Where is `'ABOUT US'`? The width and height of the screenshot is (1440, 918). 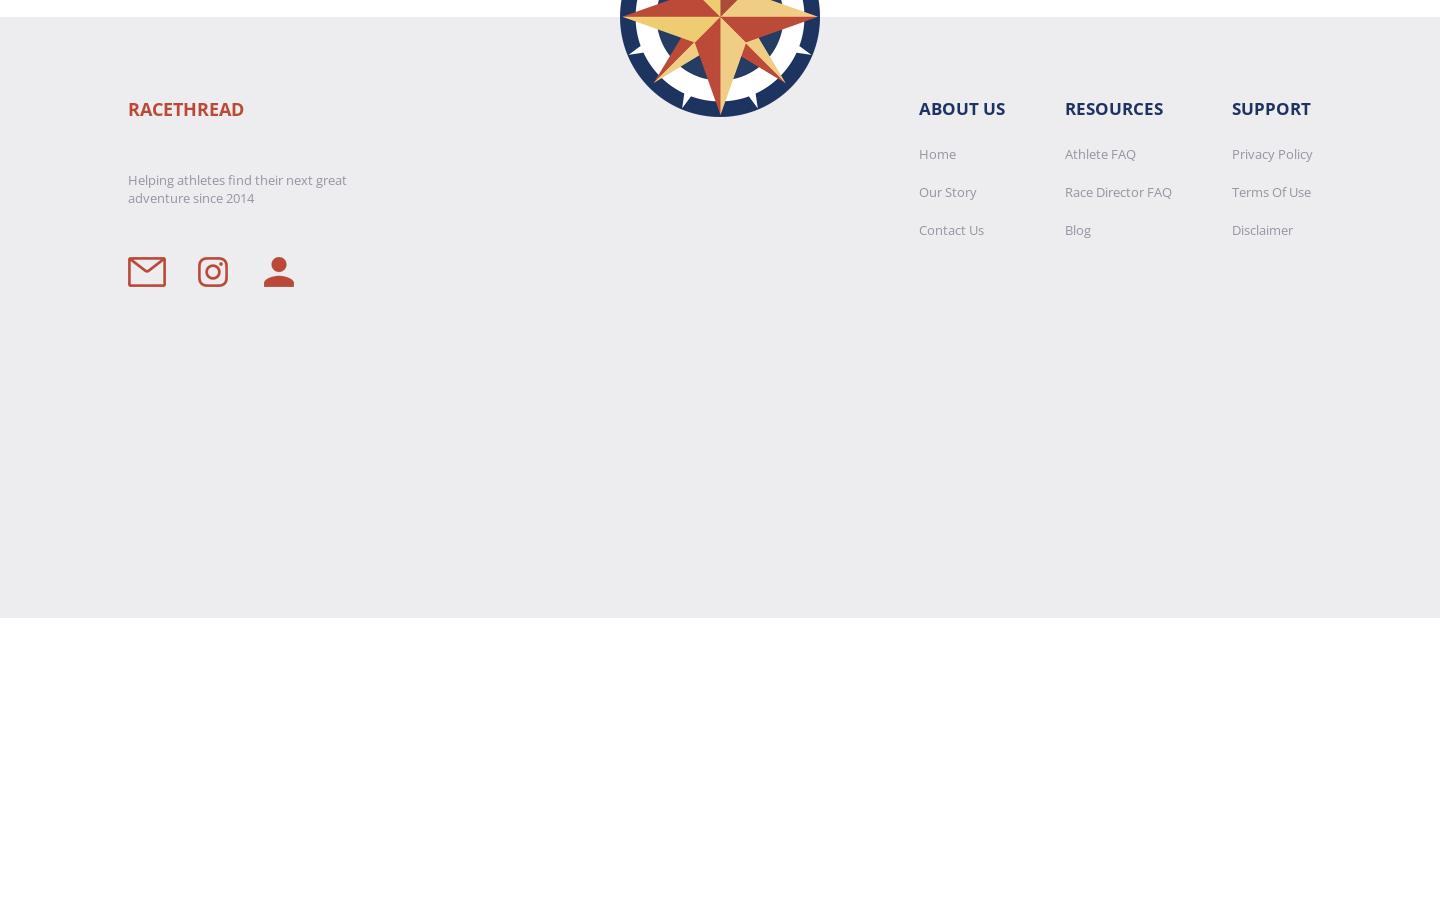 'ABOUT US' is located at coordinates (960, 107).